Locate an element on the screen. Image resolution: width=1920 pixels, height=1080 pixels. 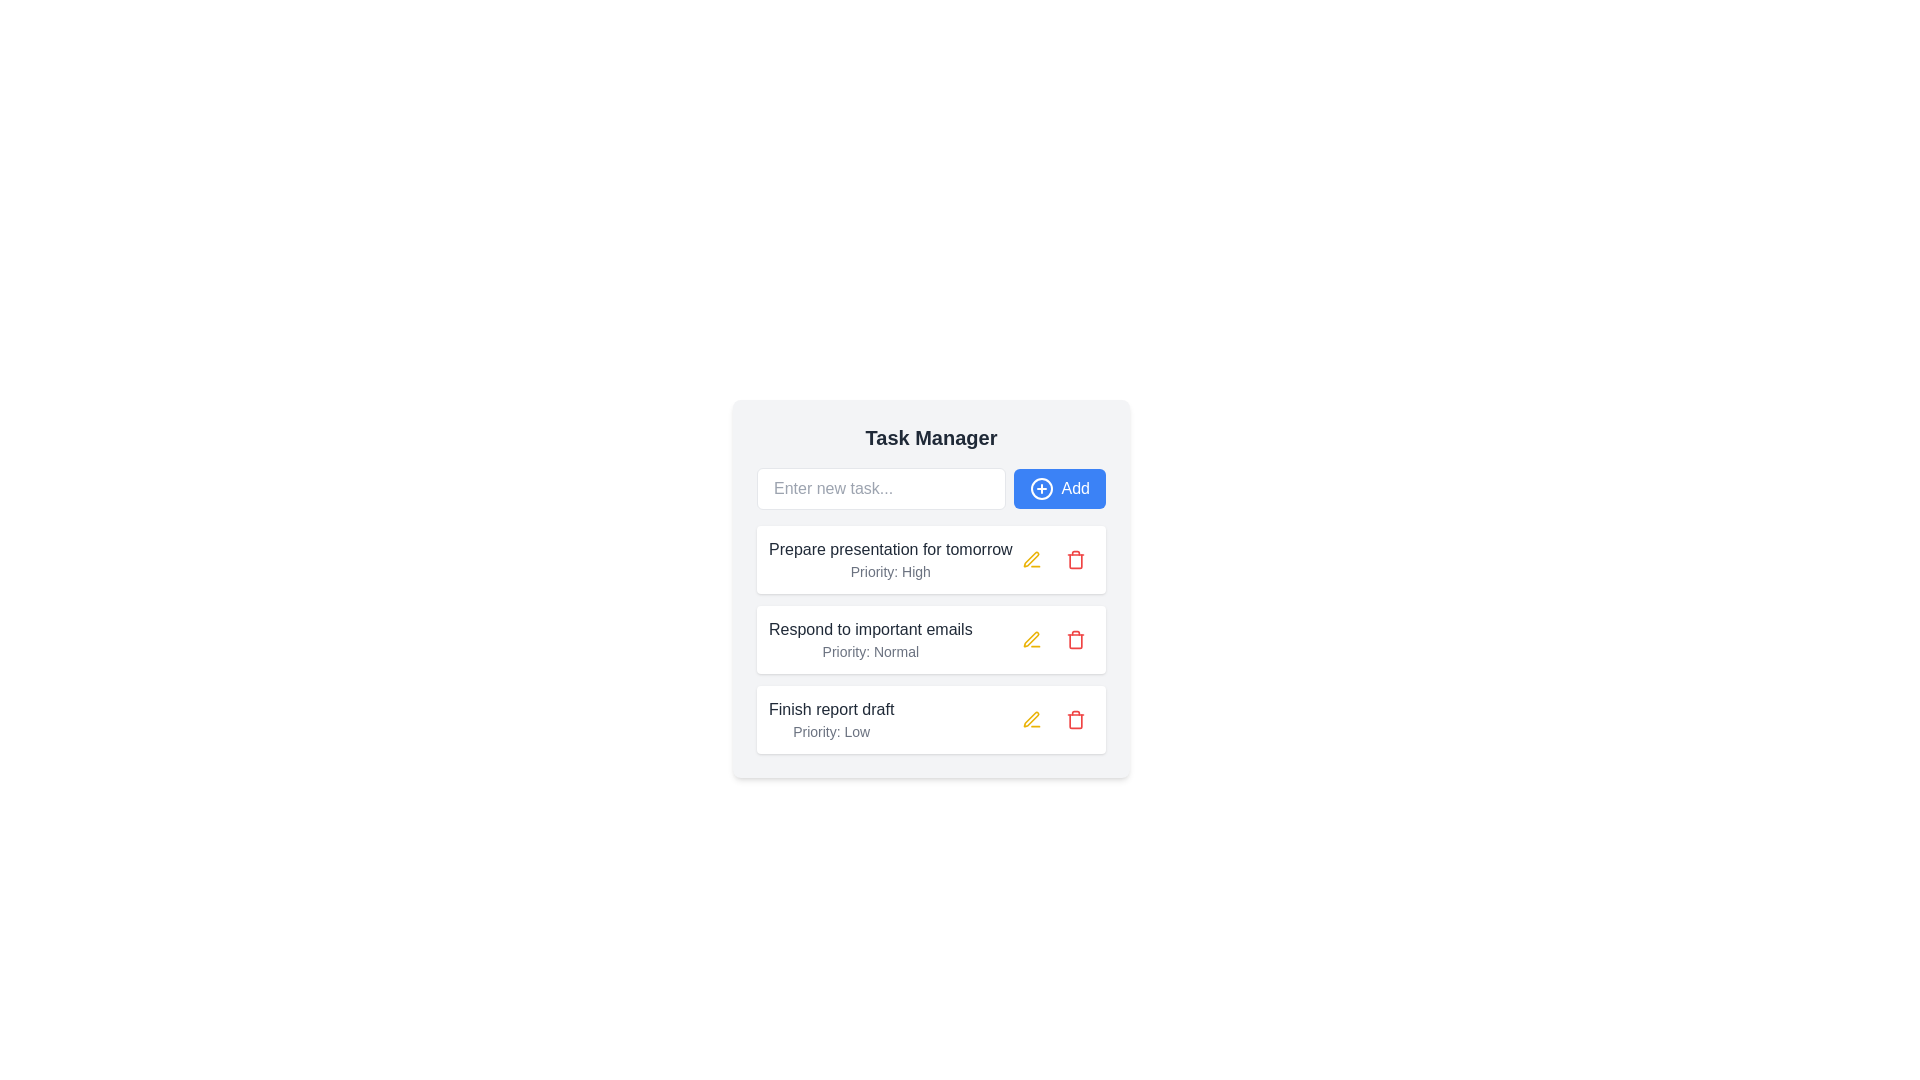
informational text label indicating the priority level of the associated task, which is 'Low', located beneath the text 'Finish report draft' in the third task of the vertical task list is located at coordinates (831, 732).